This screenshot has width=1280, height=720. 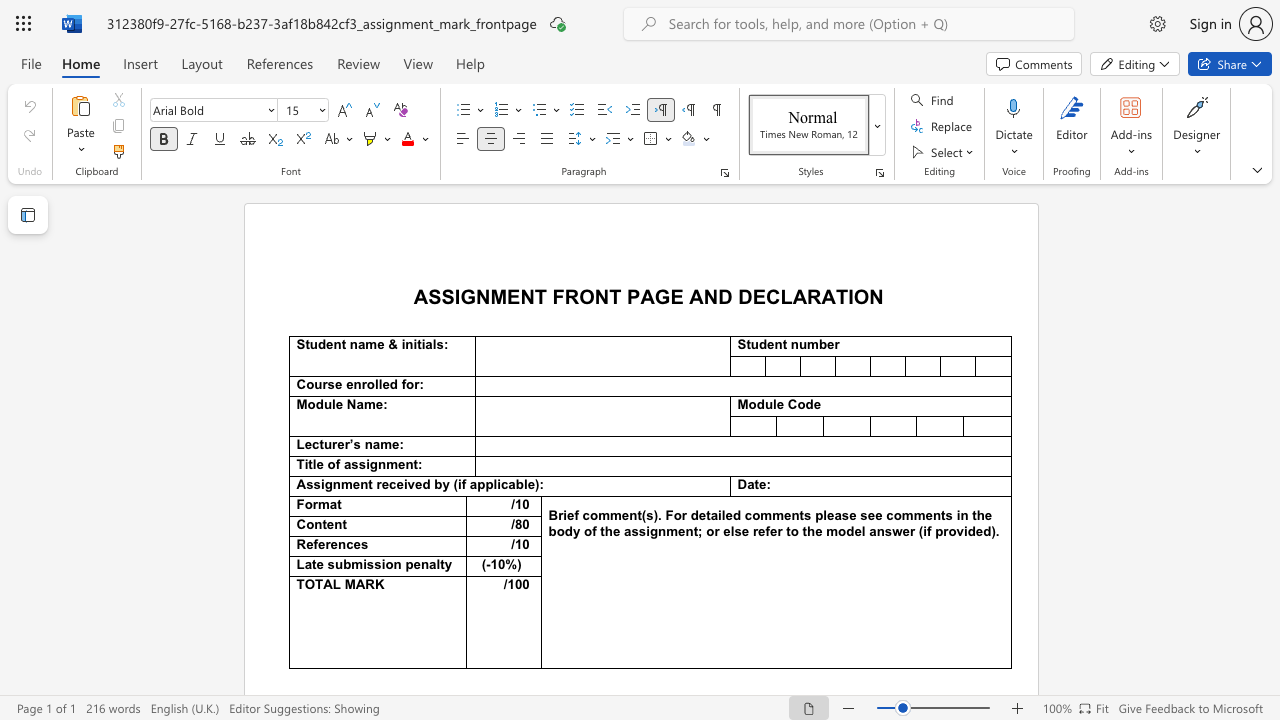 I want to click on the space between the continuous character "I" and "O" in the text, so click(x=856, y=296).